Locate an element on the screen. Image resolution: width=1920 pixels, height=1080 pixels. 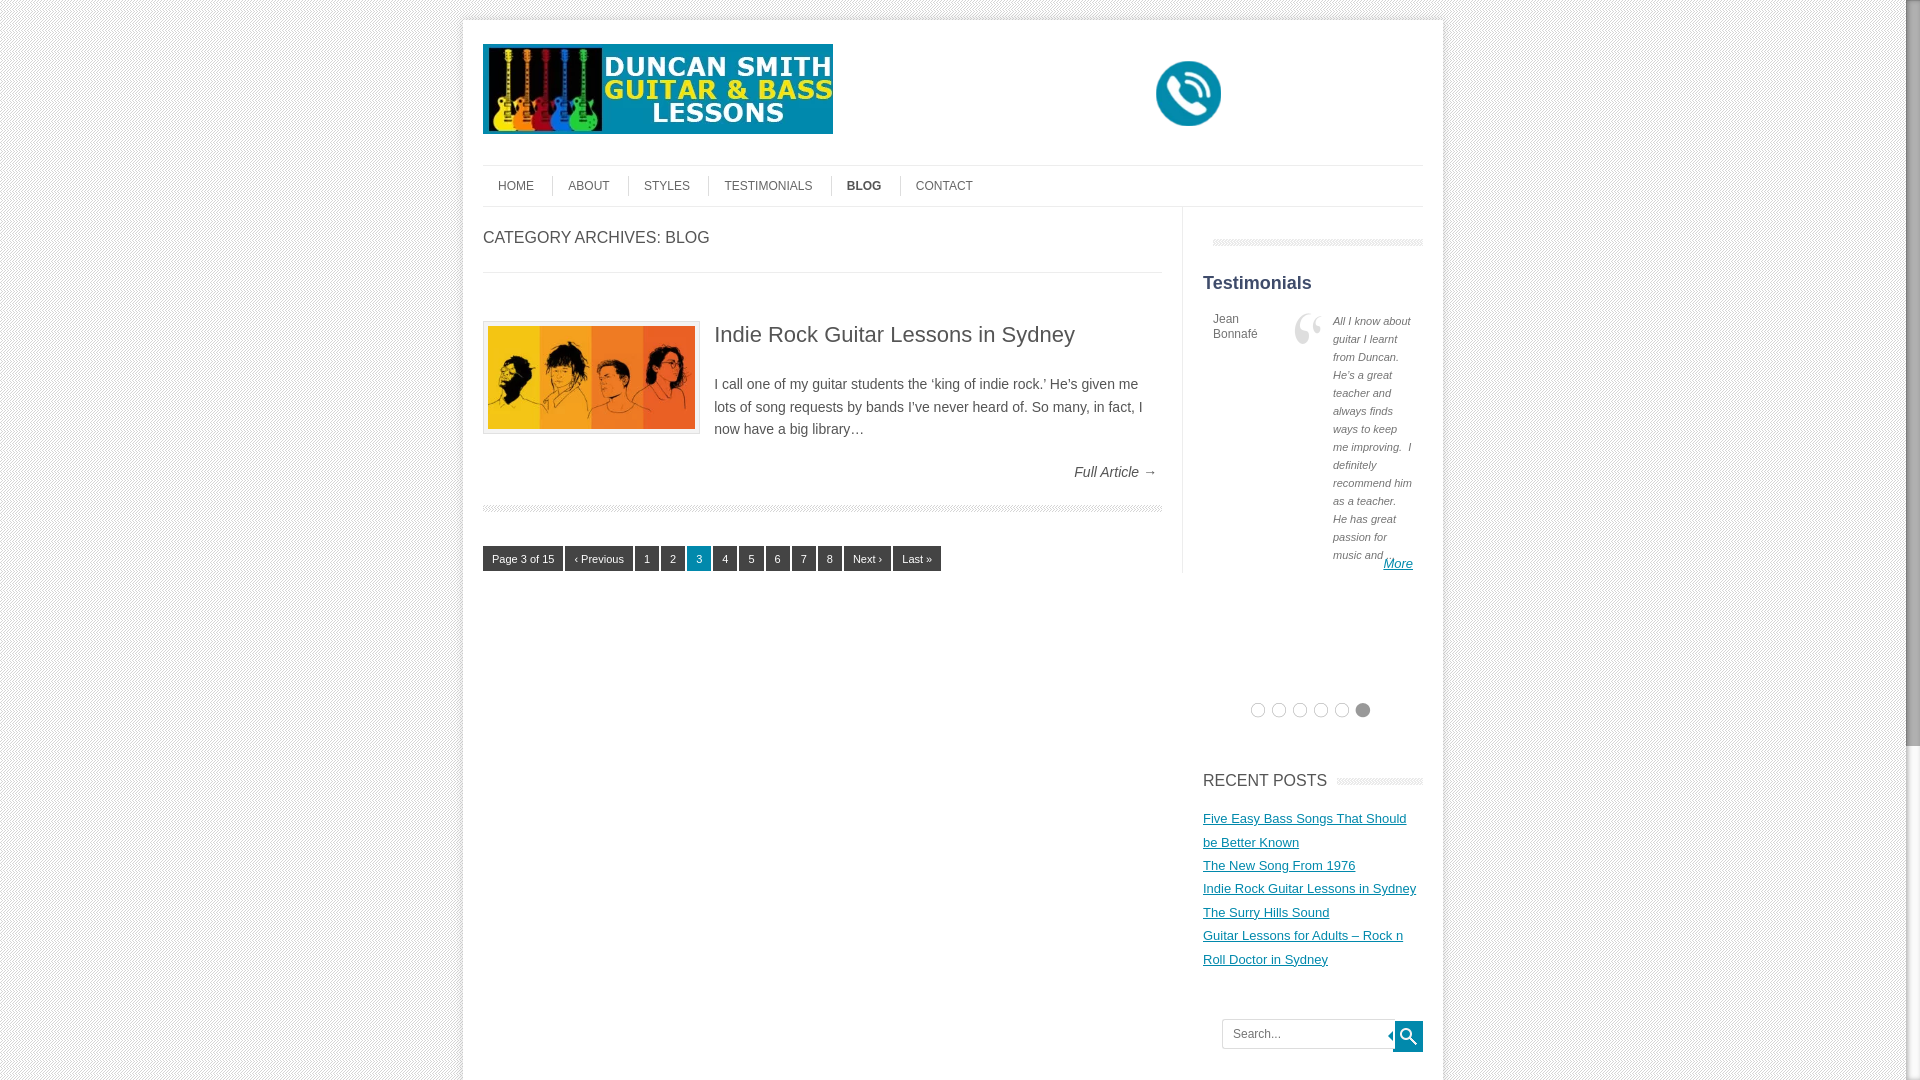
'2' is located at coordinates (672, 558).